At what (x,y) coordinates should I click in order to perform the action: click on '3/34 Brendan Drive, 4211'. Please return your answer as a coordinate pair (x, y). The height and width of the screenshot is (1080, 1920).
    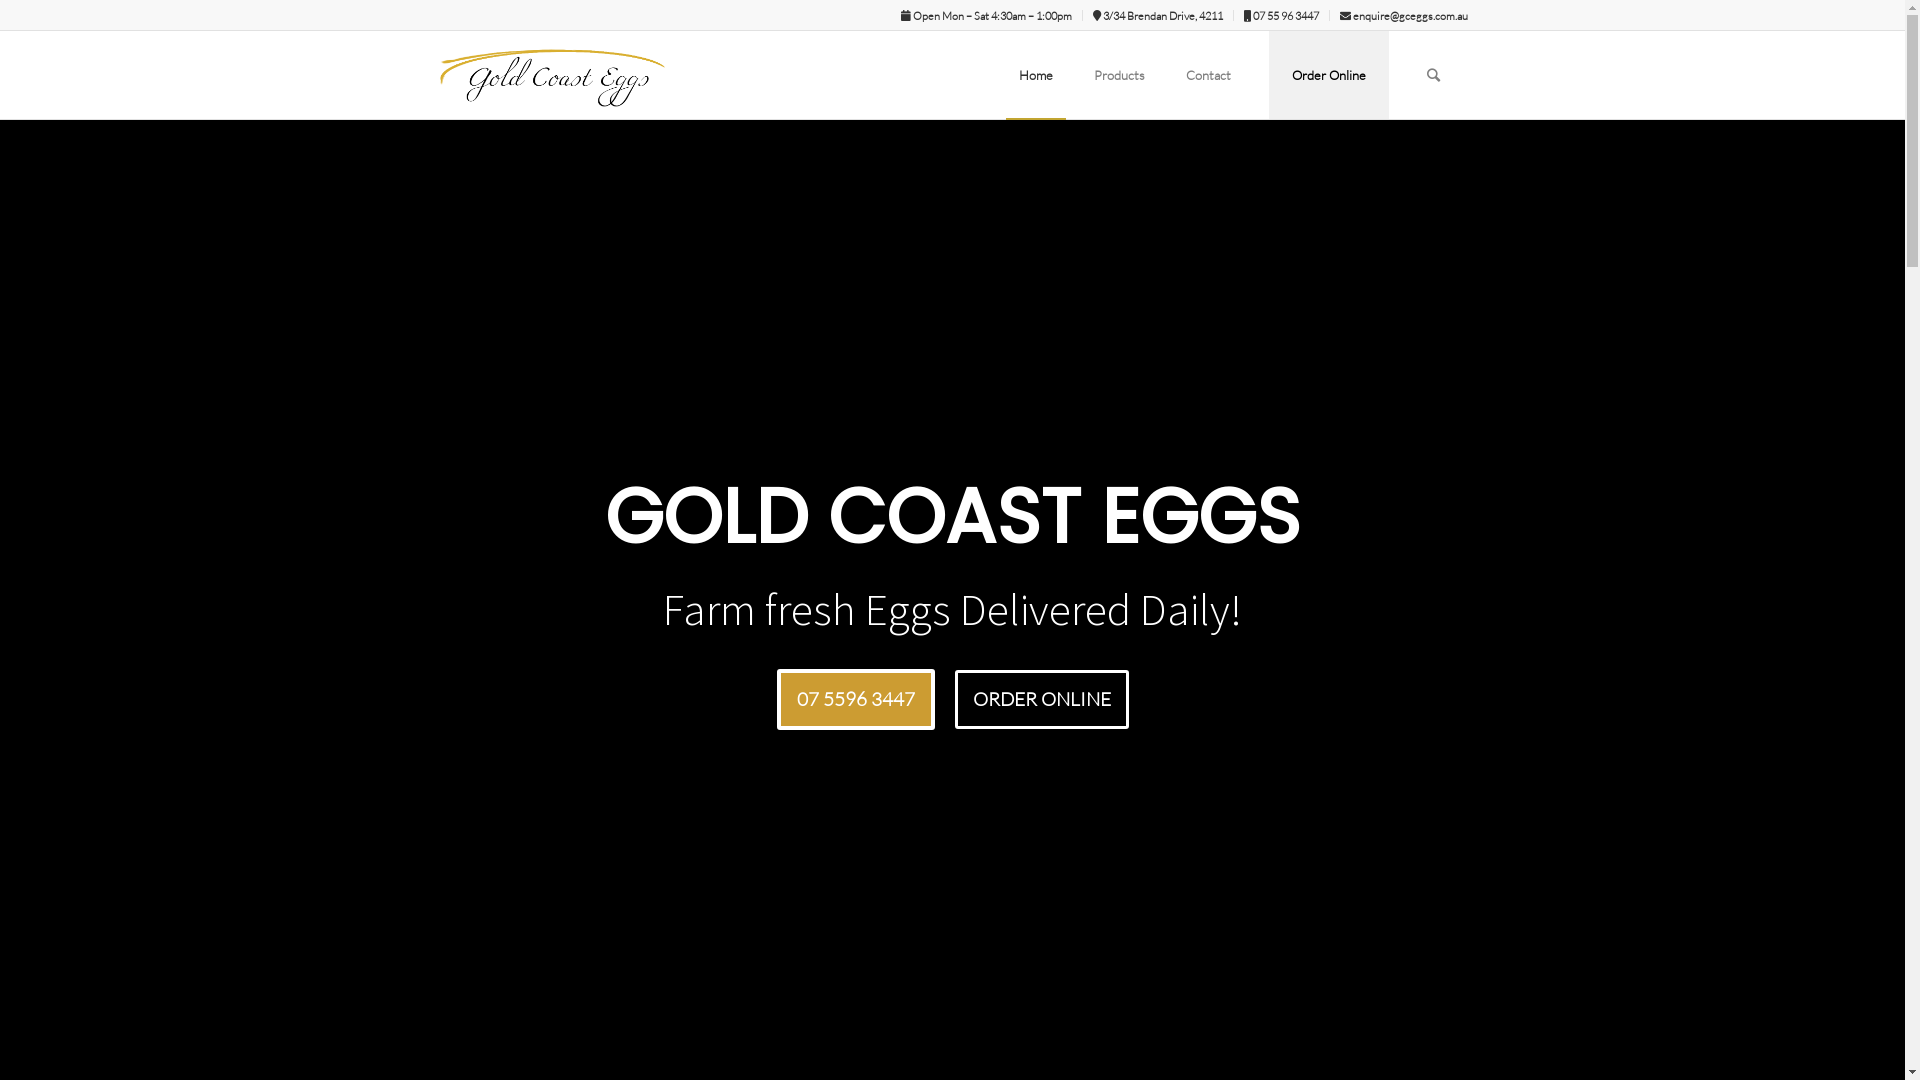
    Looking at the image, I should click on (1156, 15).